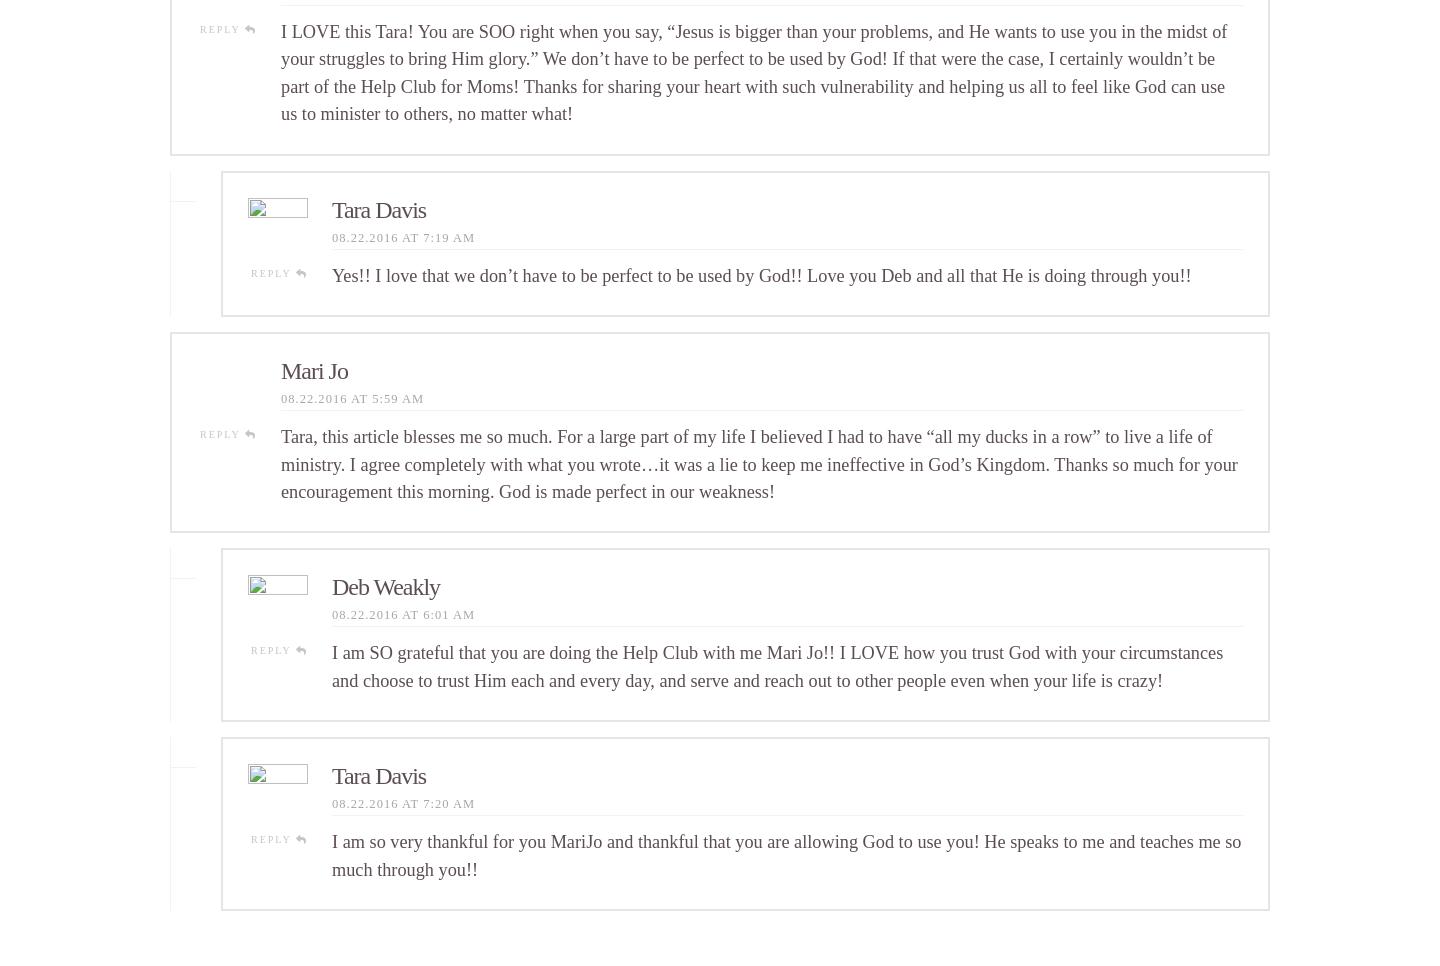 This screenshot has height=966, width=1440. Describe the element at coordinates (760, 275) in the screenshot. I see `'Yes!!  I love that we don’t have to be perfect to be used by God!!  Love you Deb and all that He is doing through you!!'` at that location.